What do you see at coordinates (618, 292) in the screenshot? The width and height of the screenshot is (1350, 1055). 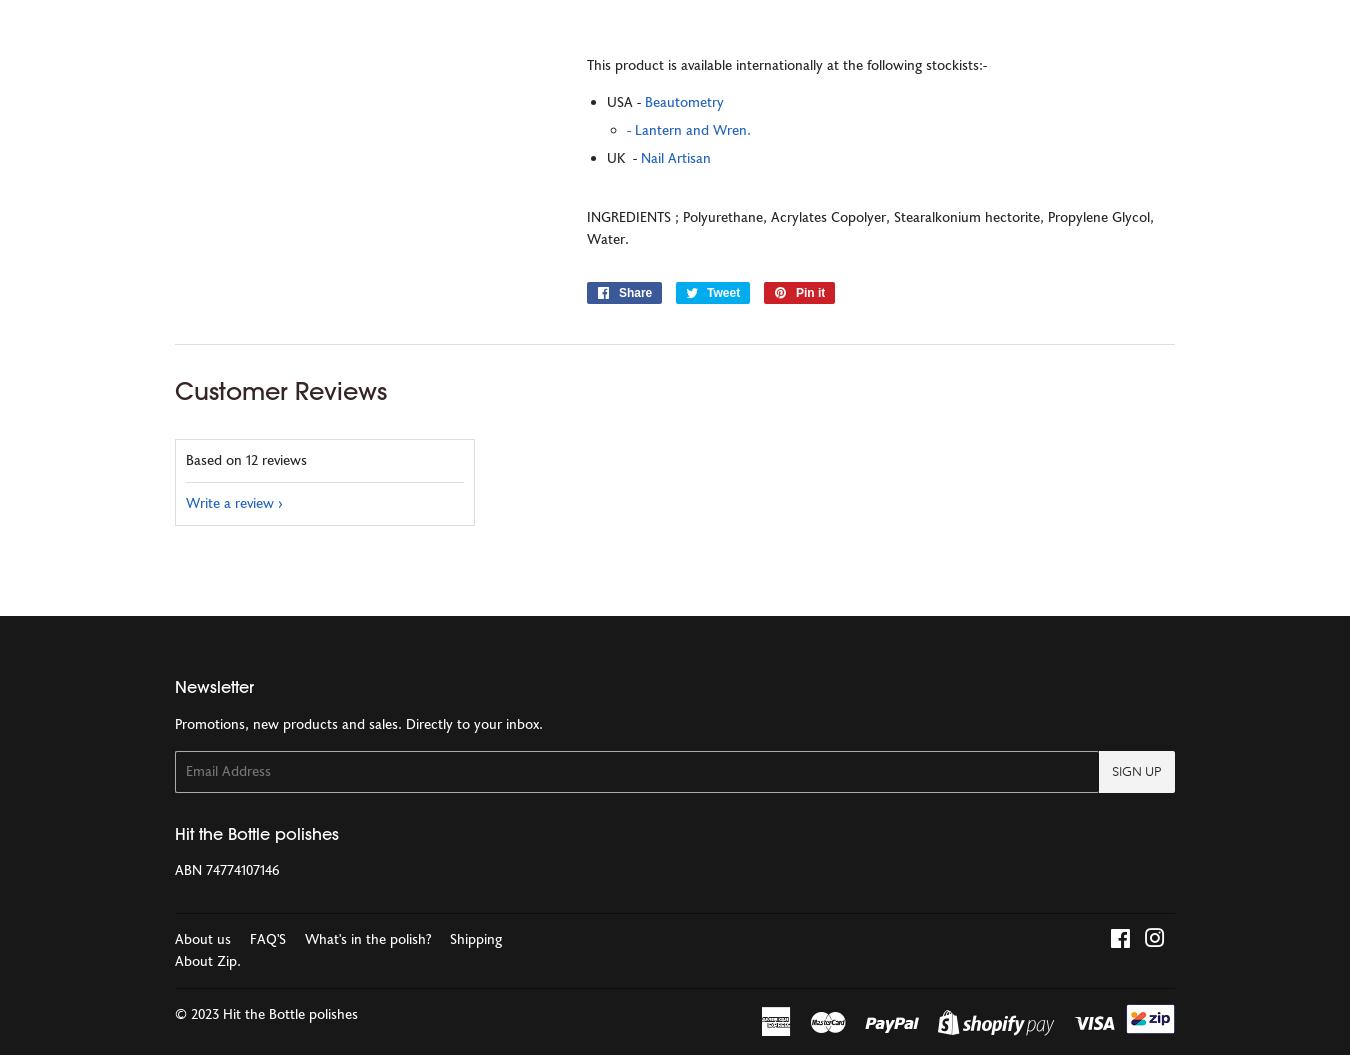 I see `'Share'` at bounding box center [618, 292].